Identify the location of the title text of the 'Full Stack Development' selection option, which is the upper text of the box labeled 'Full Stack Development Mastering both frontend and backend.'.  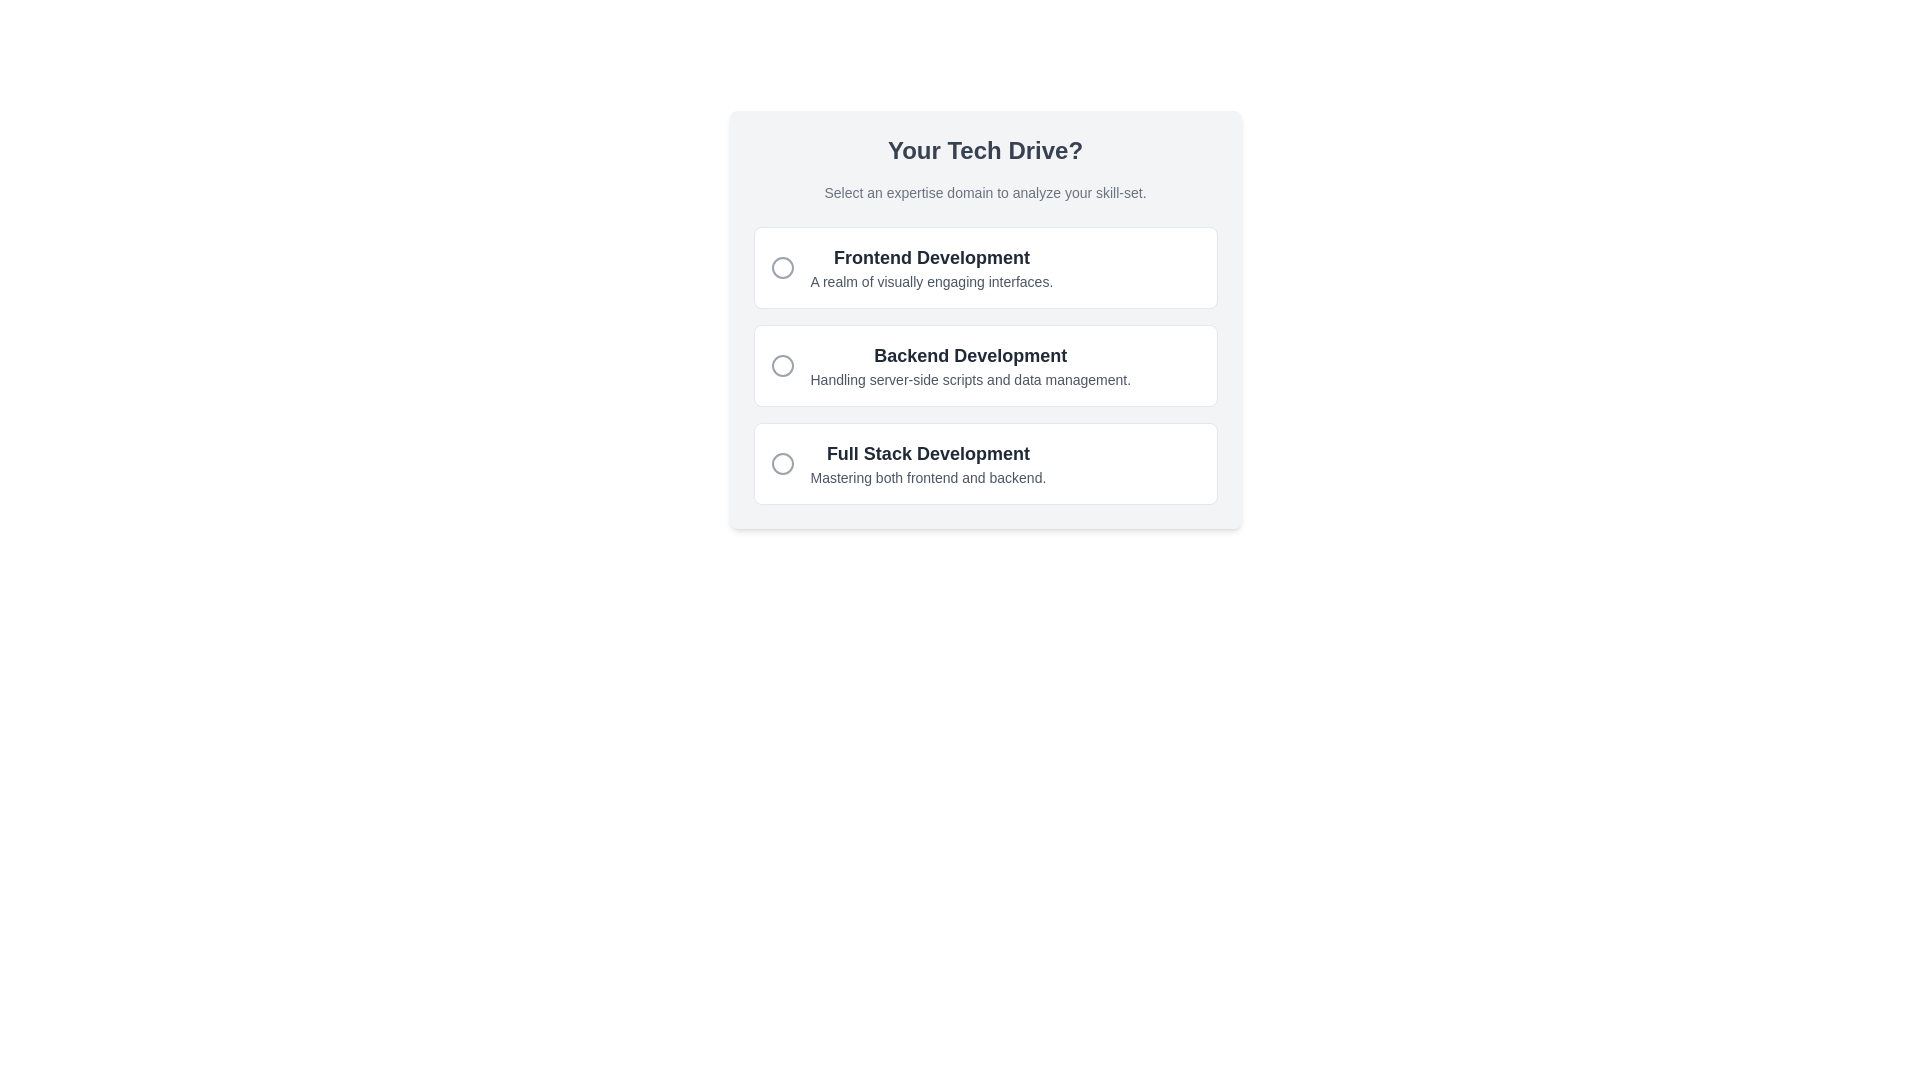
(927, 454).